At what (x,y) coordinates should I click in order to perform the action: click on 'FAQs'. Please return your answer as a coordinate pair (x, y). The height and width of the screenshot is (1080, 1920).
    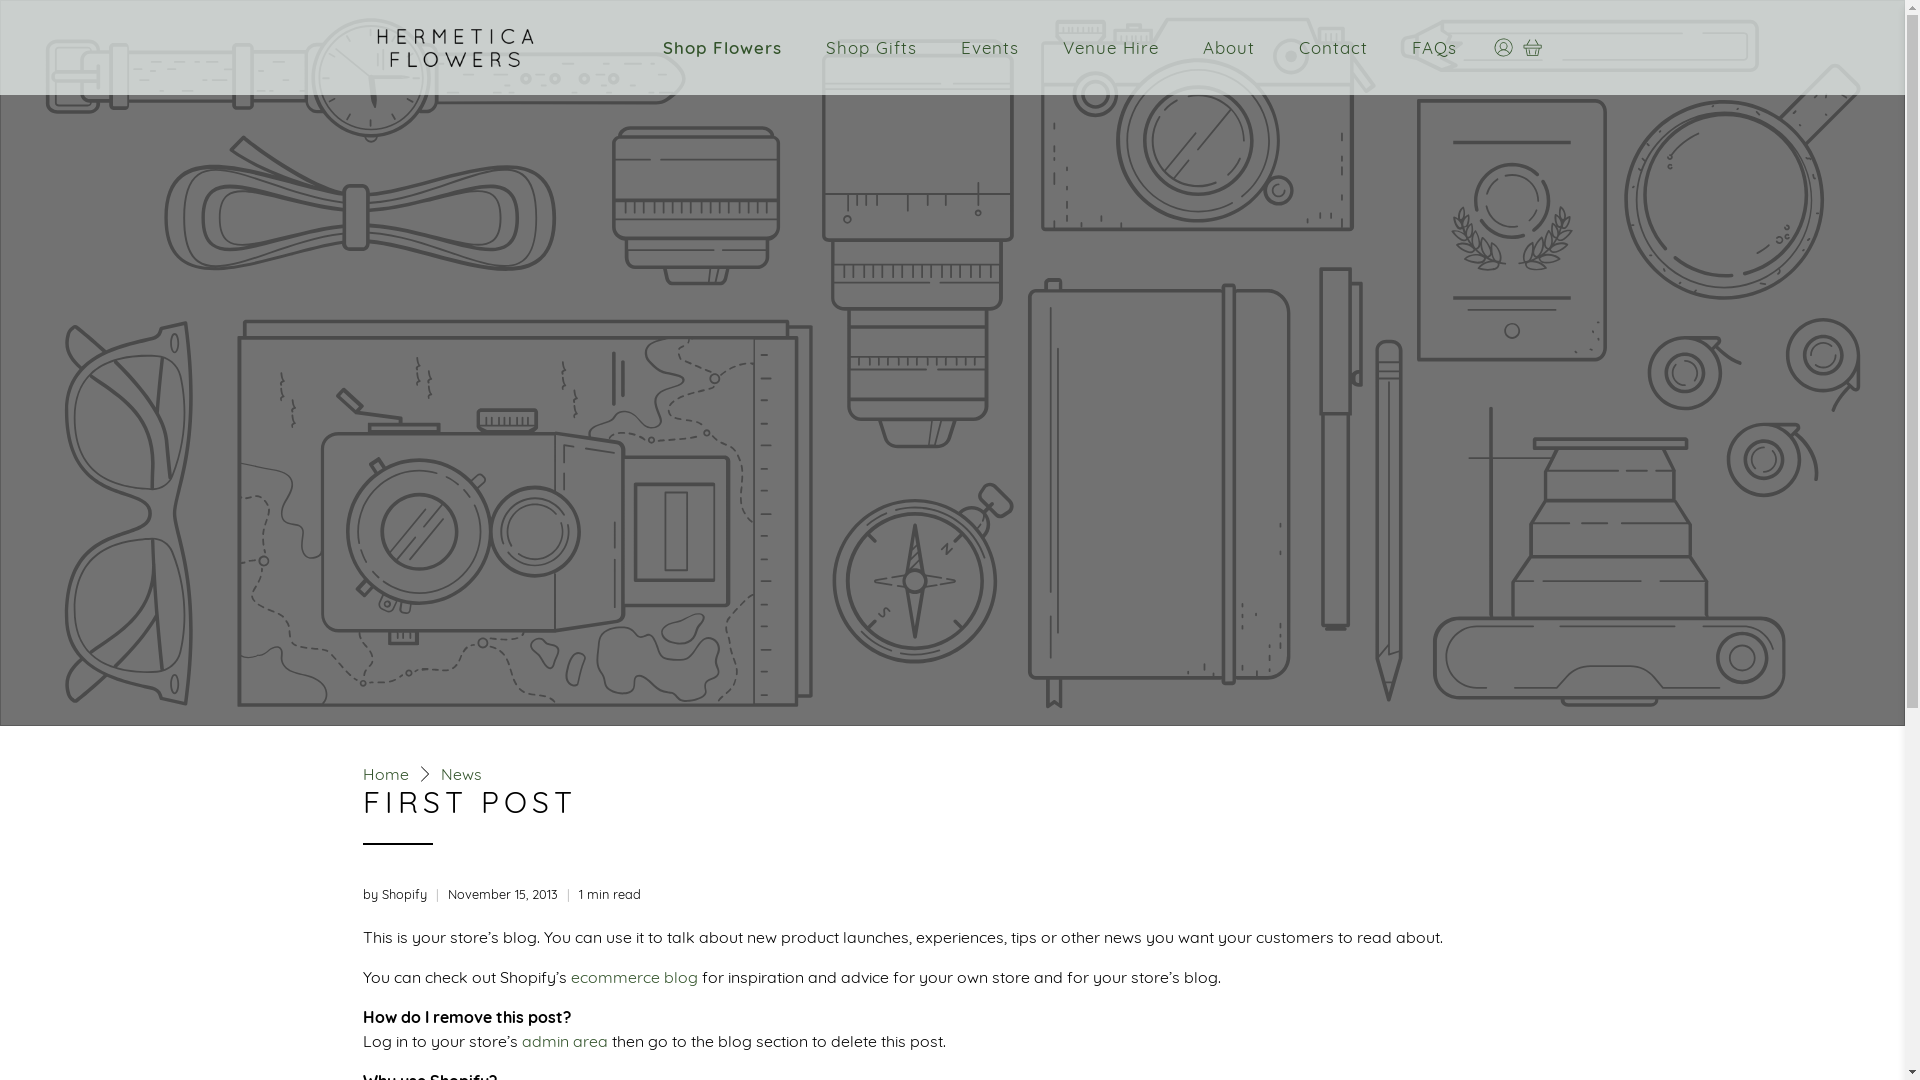
    Looking at the image, I should click on (1433, 46).